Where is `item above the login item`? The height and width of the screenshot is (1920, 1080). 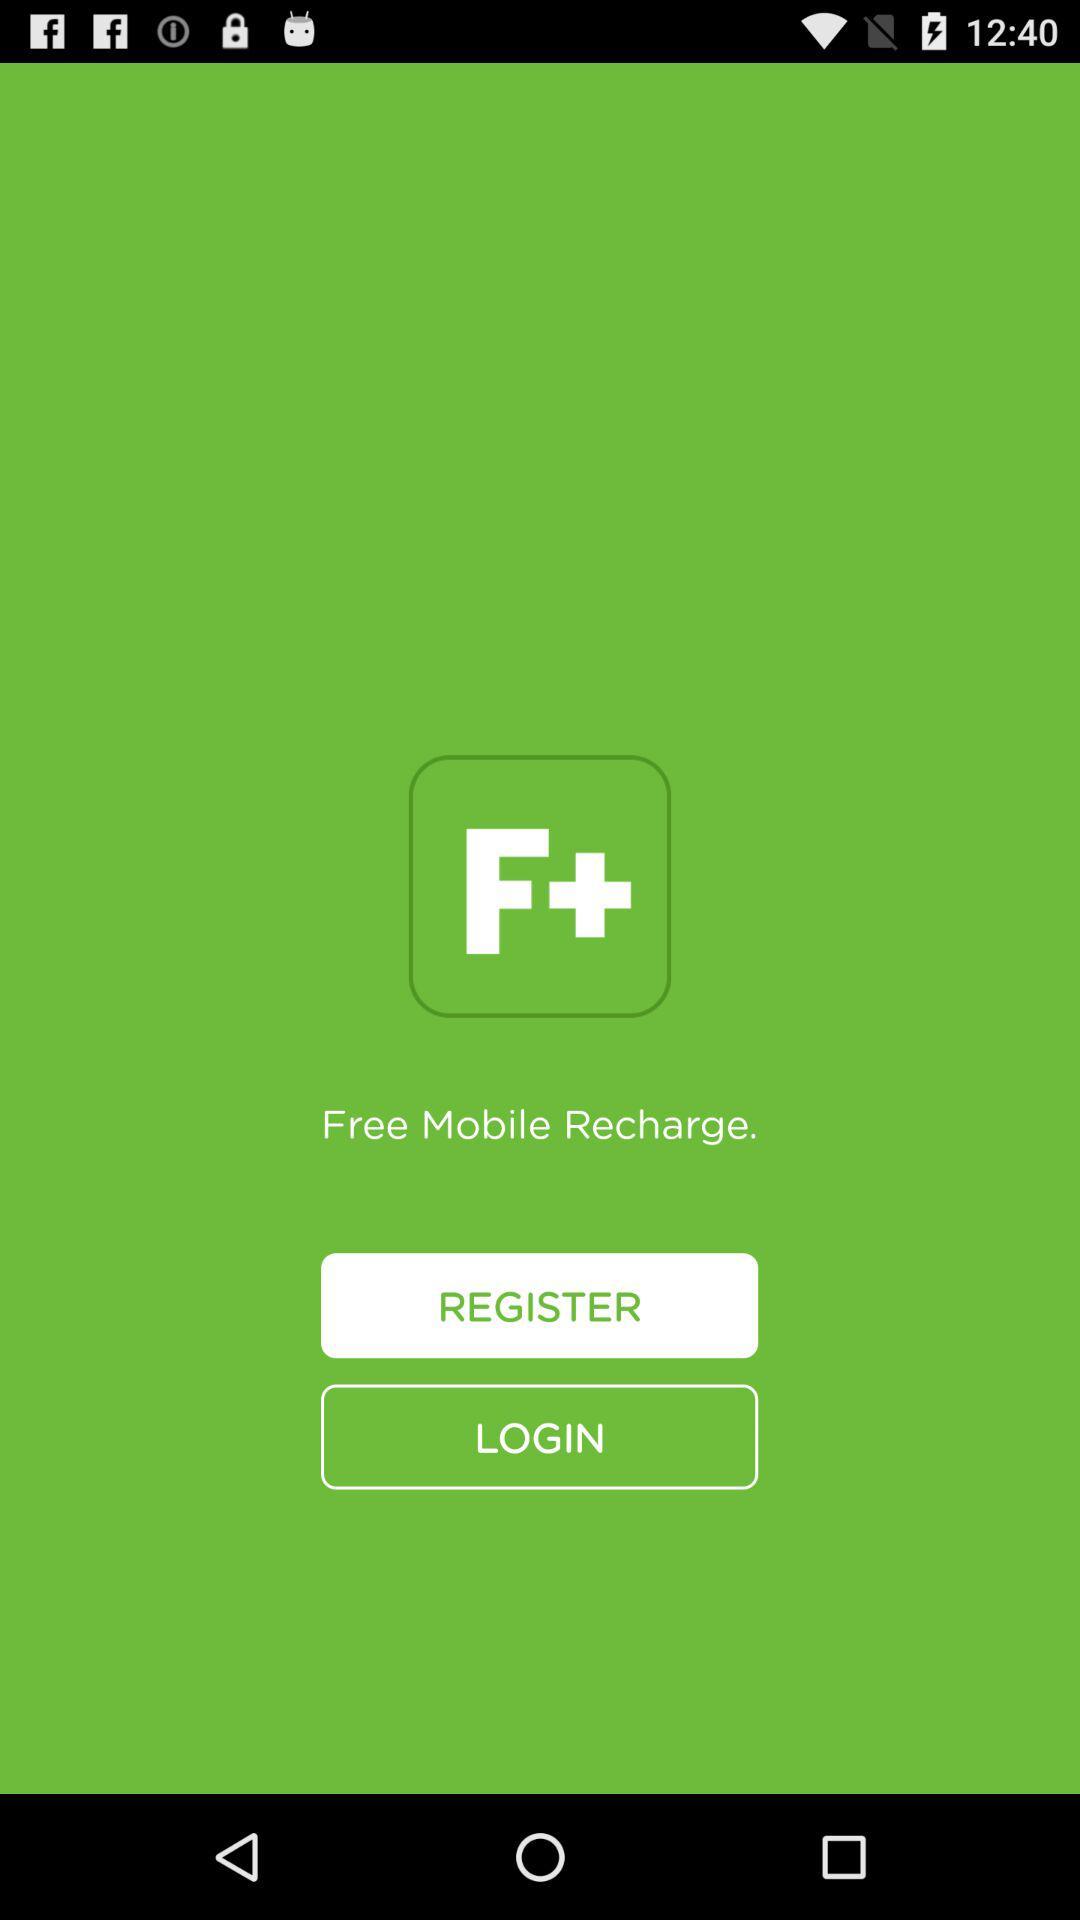
item above the login item is located at coordinates (538, 1305).